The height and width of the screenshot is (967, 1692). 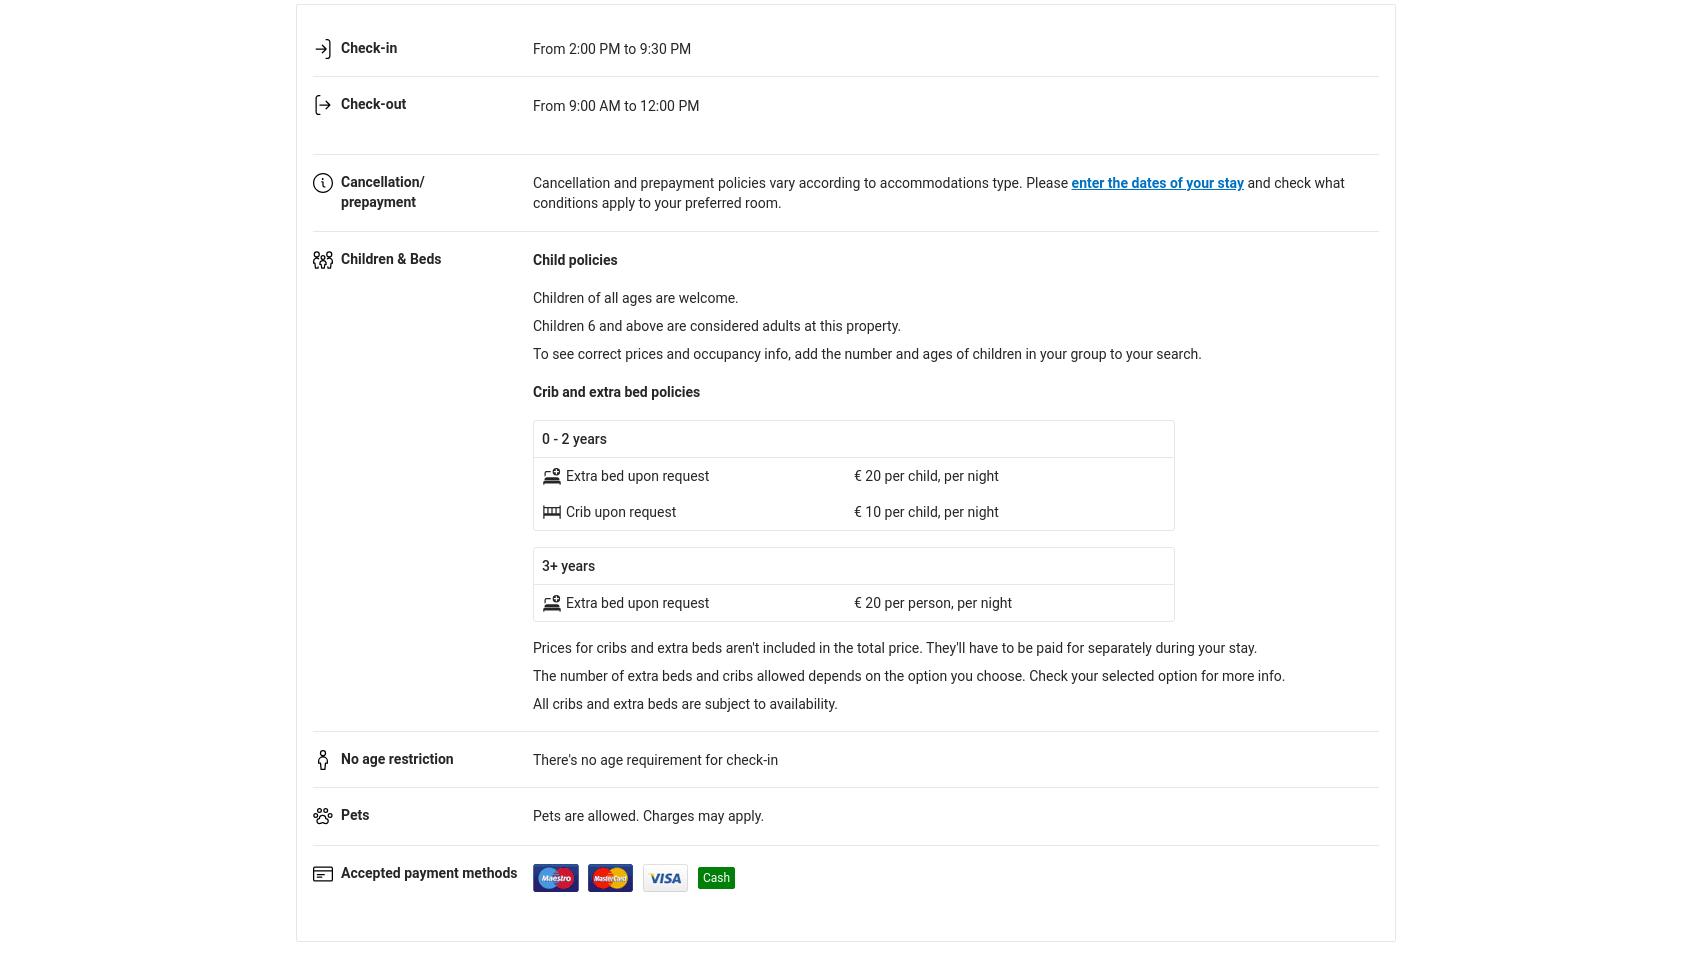 I want to click on 'Accepted payment methods', so click(x=427, y=871).